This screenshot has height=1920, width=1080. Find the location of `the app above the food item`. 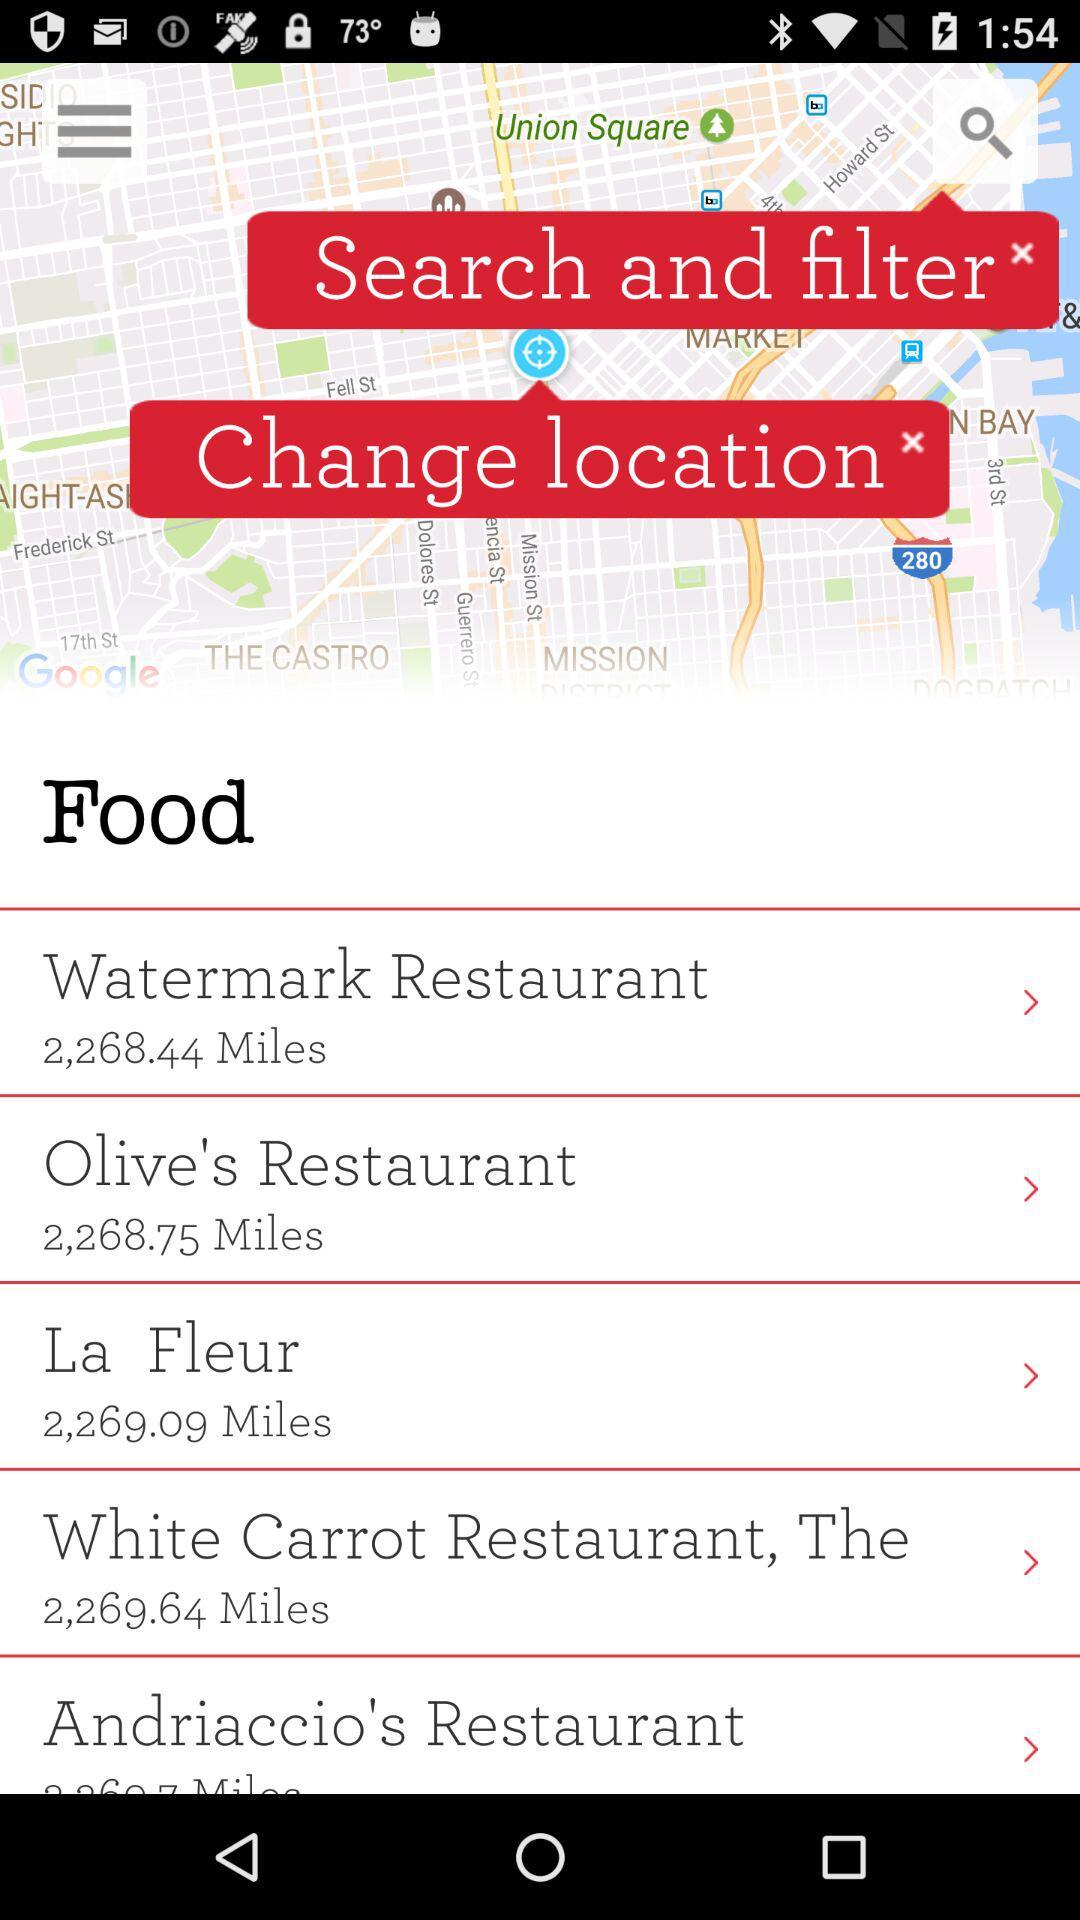

the app above the food item is located at coordinates (540, 391).